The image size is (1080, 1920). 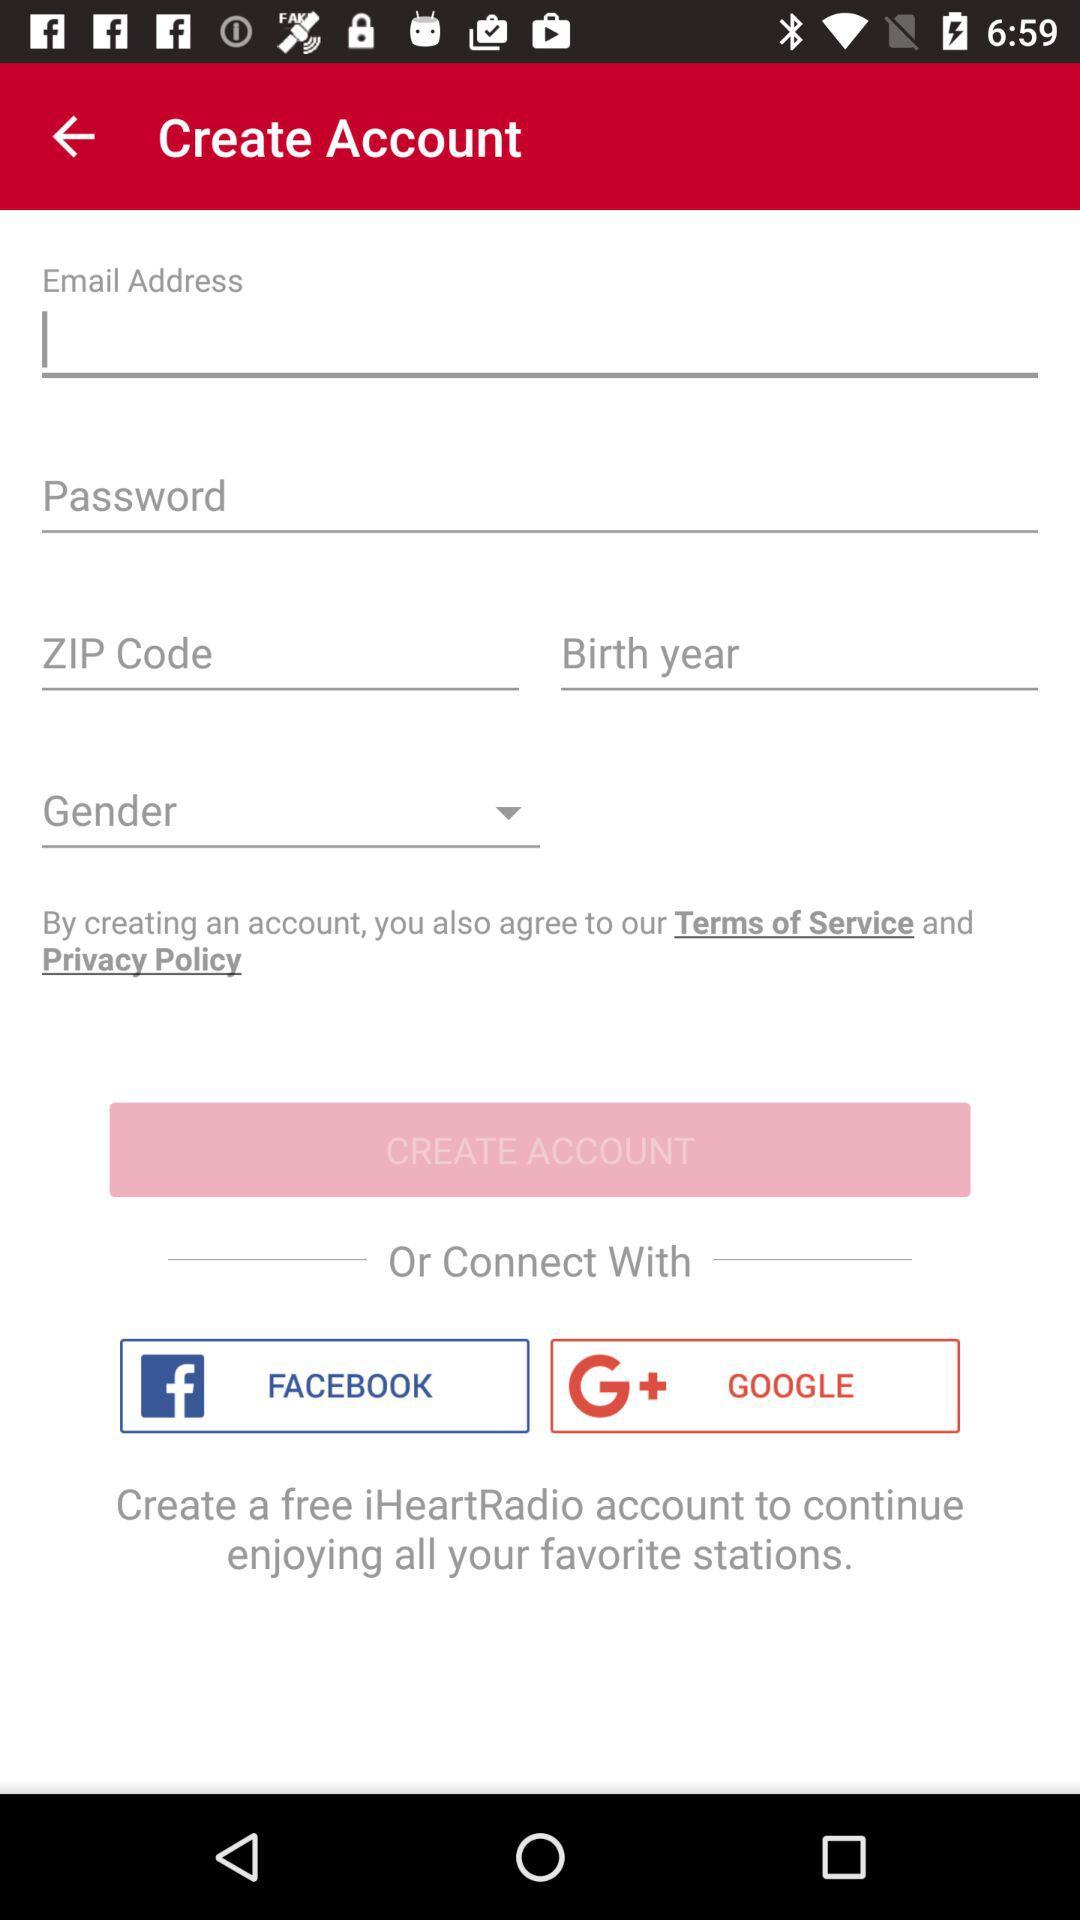 I want to click on the icon below the or connect with icon, so click(x=755, y=1385).